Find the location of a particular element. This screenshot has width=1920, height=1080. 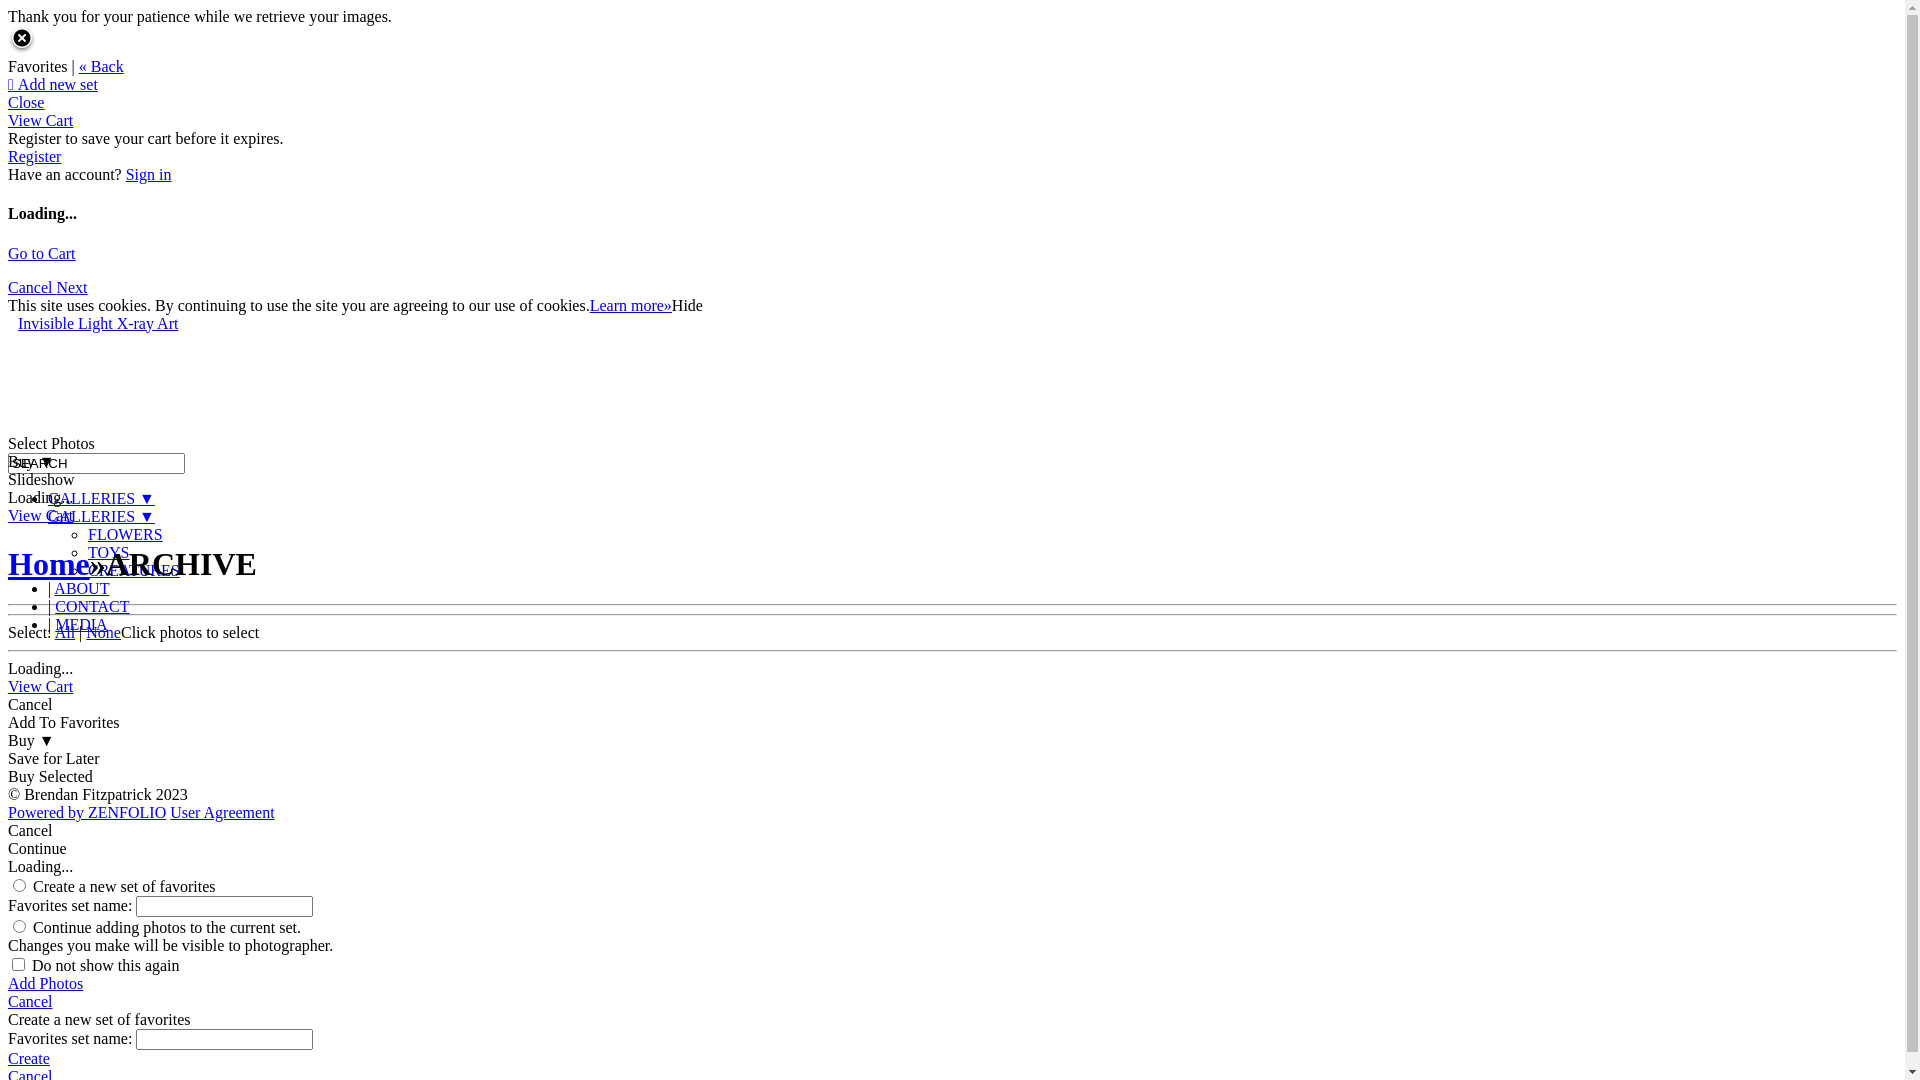

'Close' is located at coordinates (25, 102).